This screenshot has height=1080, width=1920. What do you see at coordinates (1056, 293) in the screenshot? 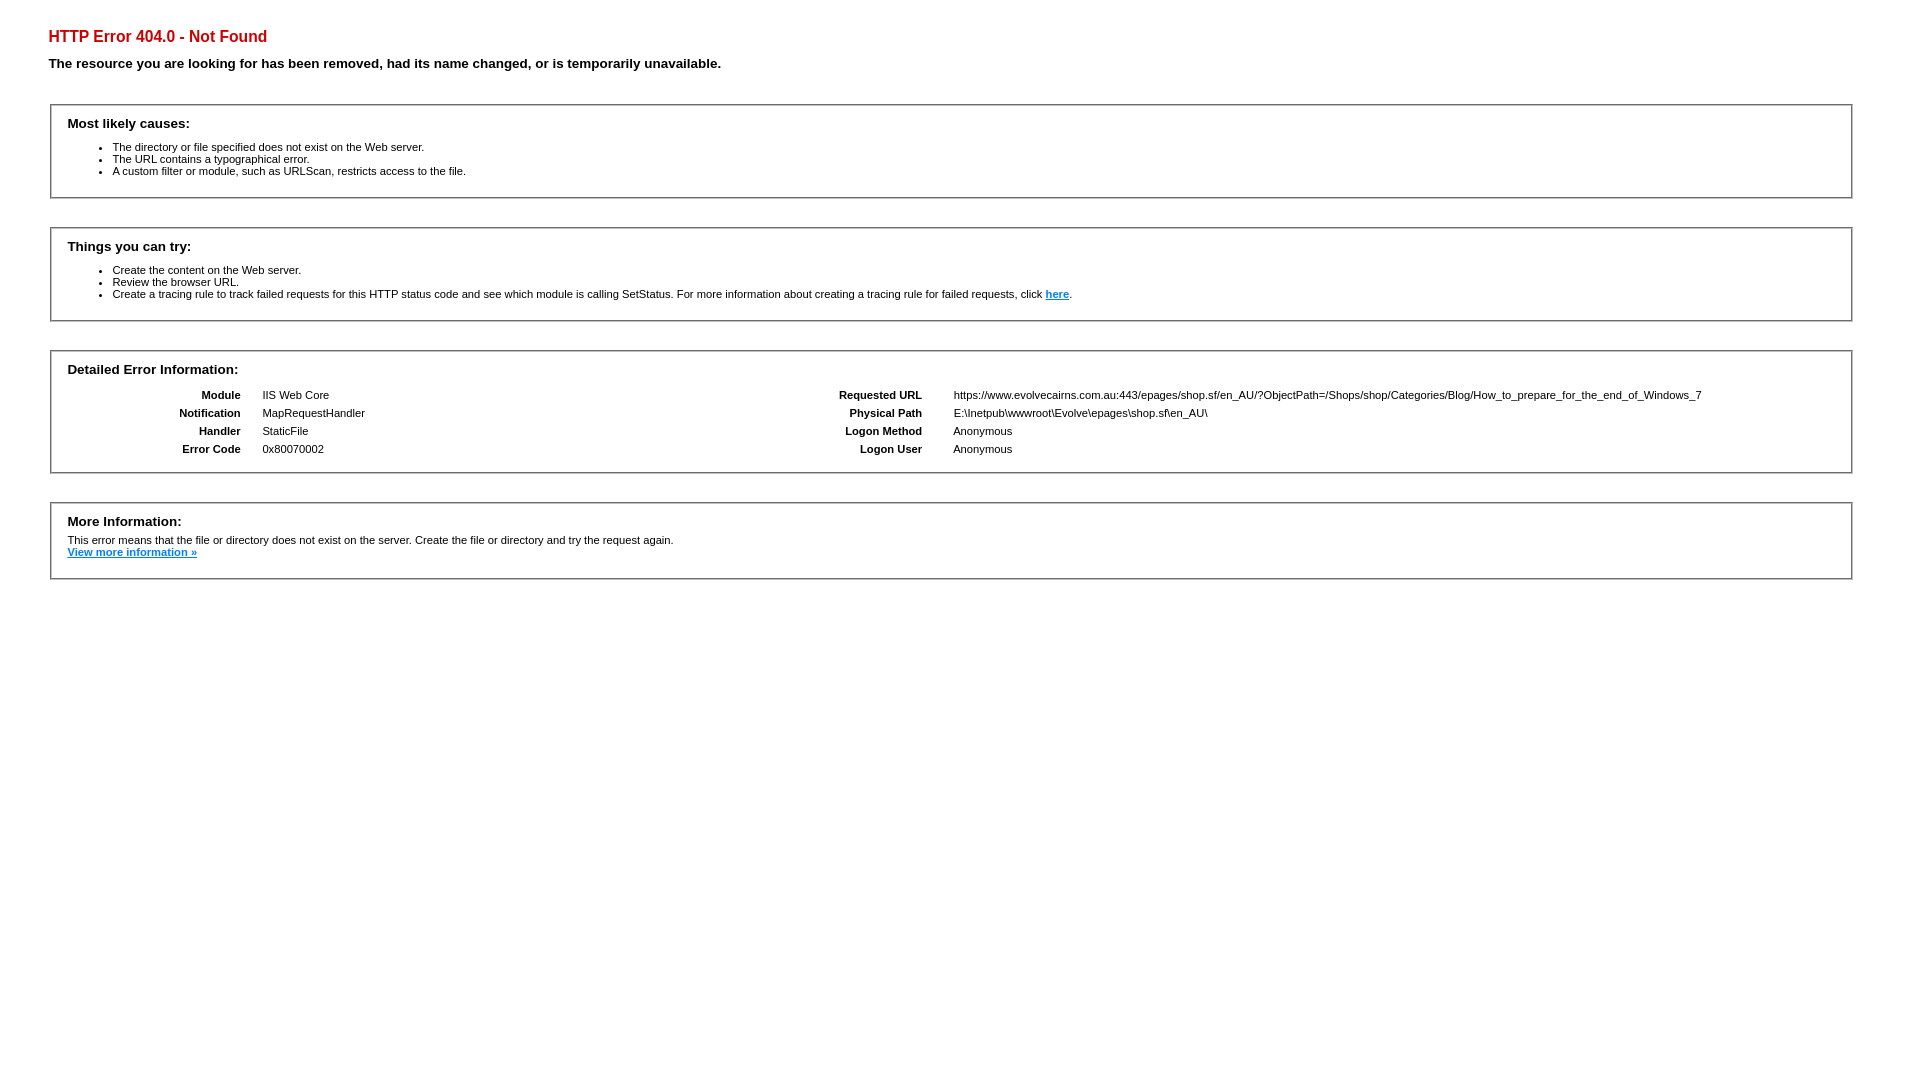
I see `'here'` at bounding box center [1056, 293].